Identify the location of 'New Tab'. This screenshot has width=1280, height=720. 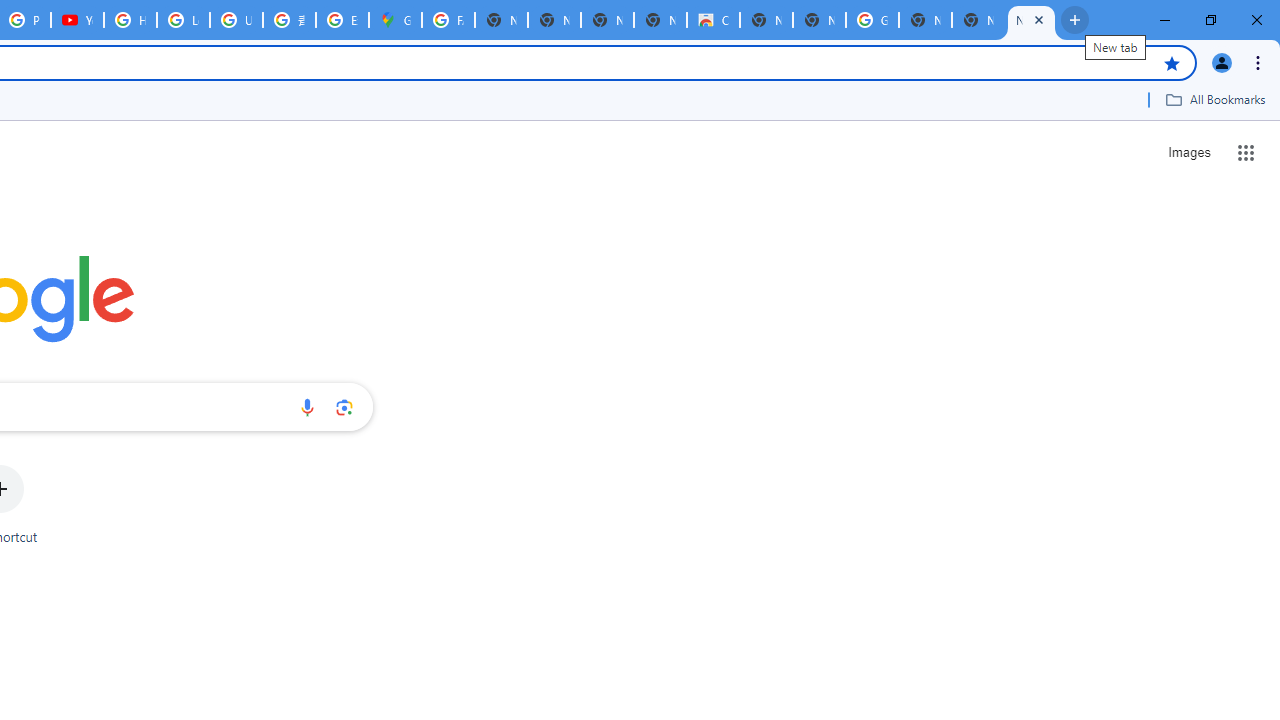
(1074, 20).